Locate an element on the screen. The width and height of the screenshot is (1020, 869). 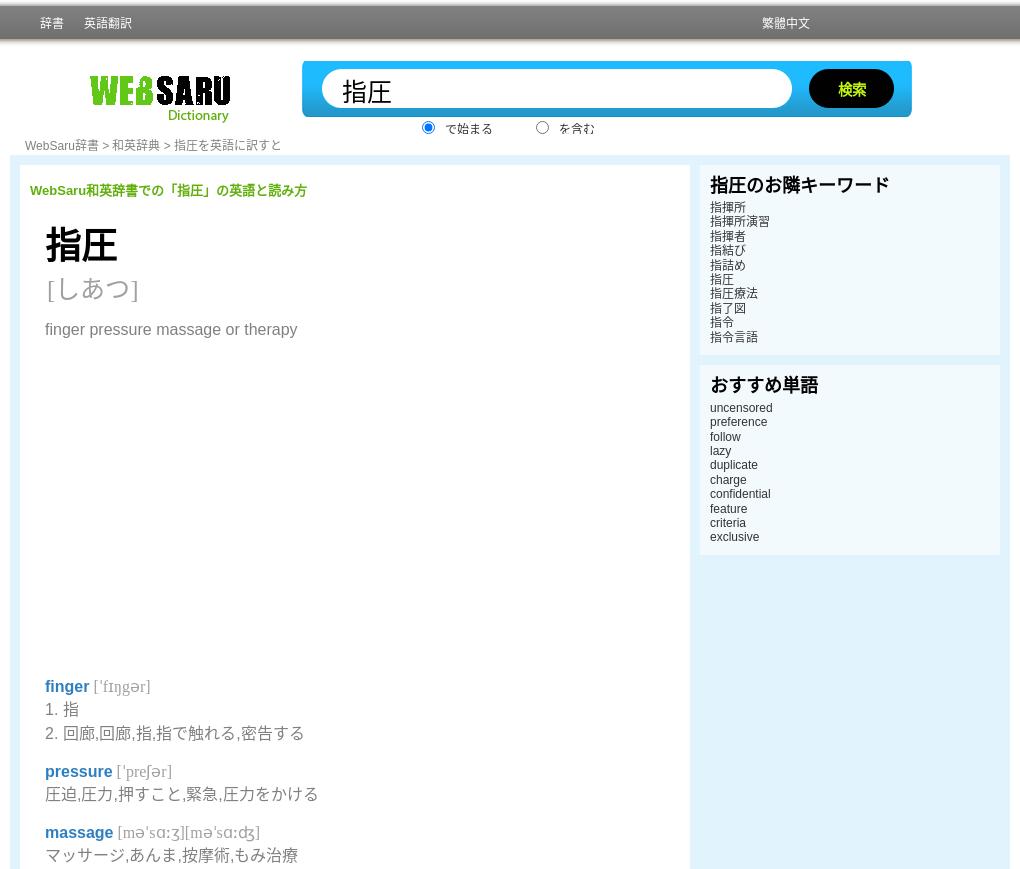
'[ˈpreʃər]' is located at coordinates (141, 771).